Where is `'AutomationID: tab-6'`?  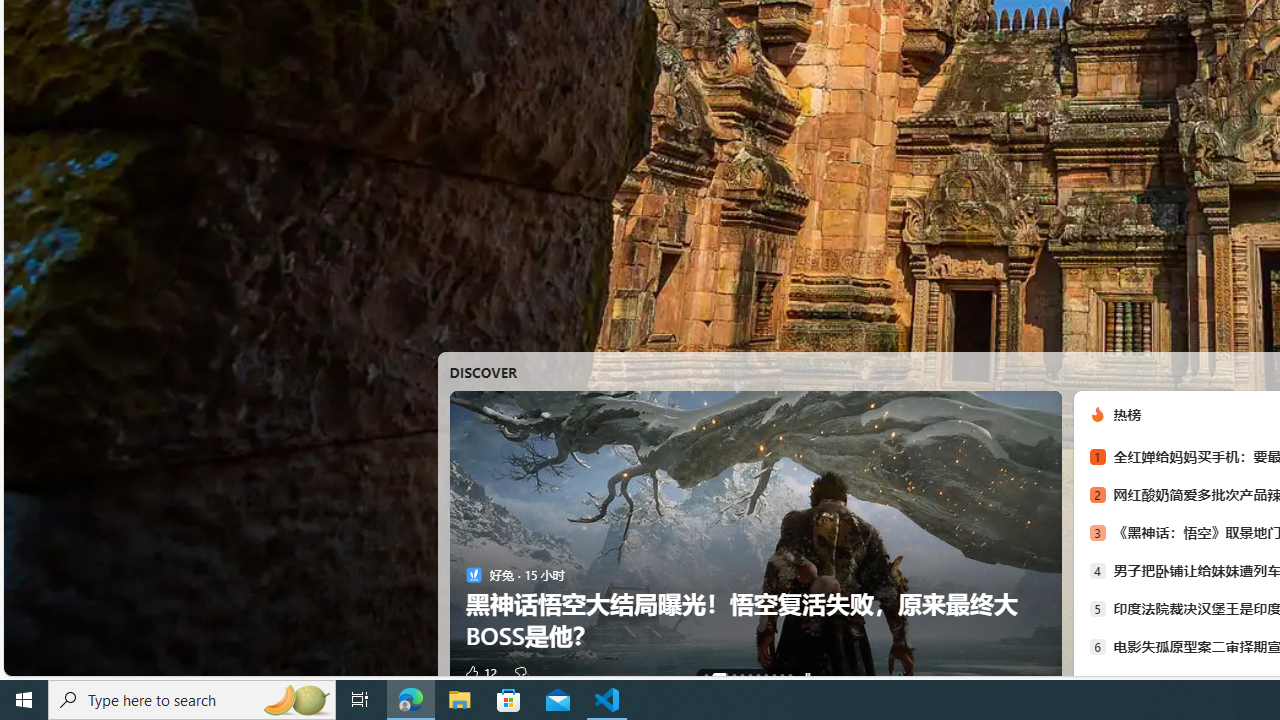 'AutomationID: tab-6' is located at coordinates (765, 675).